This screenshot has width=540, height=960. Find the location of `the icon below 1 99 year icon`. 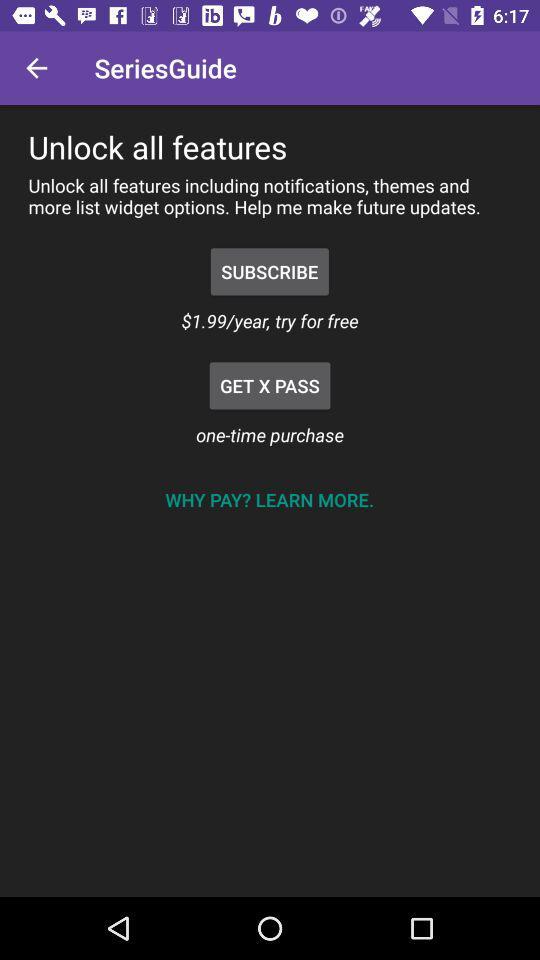

the icon below 1 99 year icon is located at coordinates (270, 384).